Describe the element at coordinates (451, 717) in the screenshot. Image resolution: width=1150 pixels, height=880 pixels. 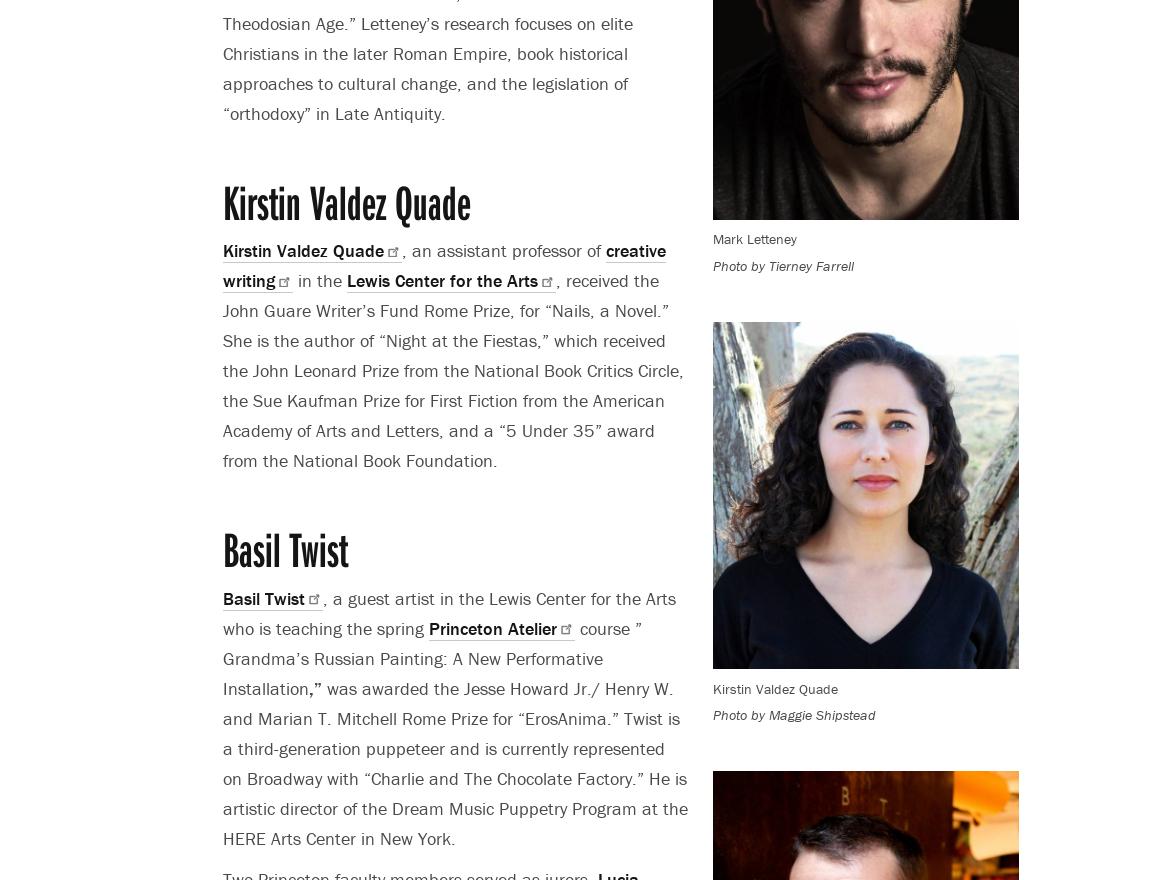
I see `'Jesse Howard Jr./ Henry W. and Marian T. Mitchell Rome Prize for “ErosAnima.” Twist is a third-generation'` at that location.